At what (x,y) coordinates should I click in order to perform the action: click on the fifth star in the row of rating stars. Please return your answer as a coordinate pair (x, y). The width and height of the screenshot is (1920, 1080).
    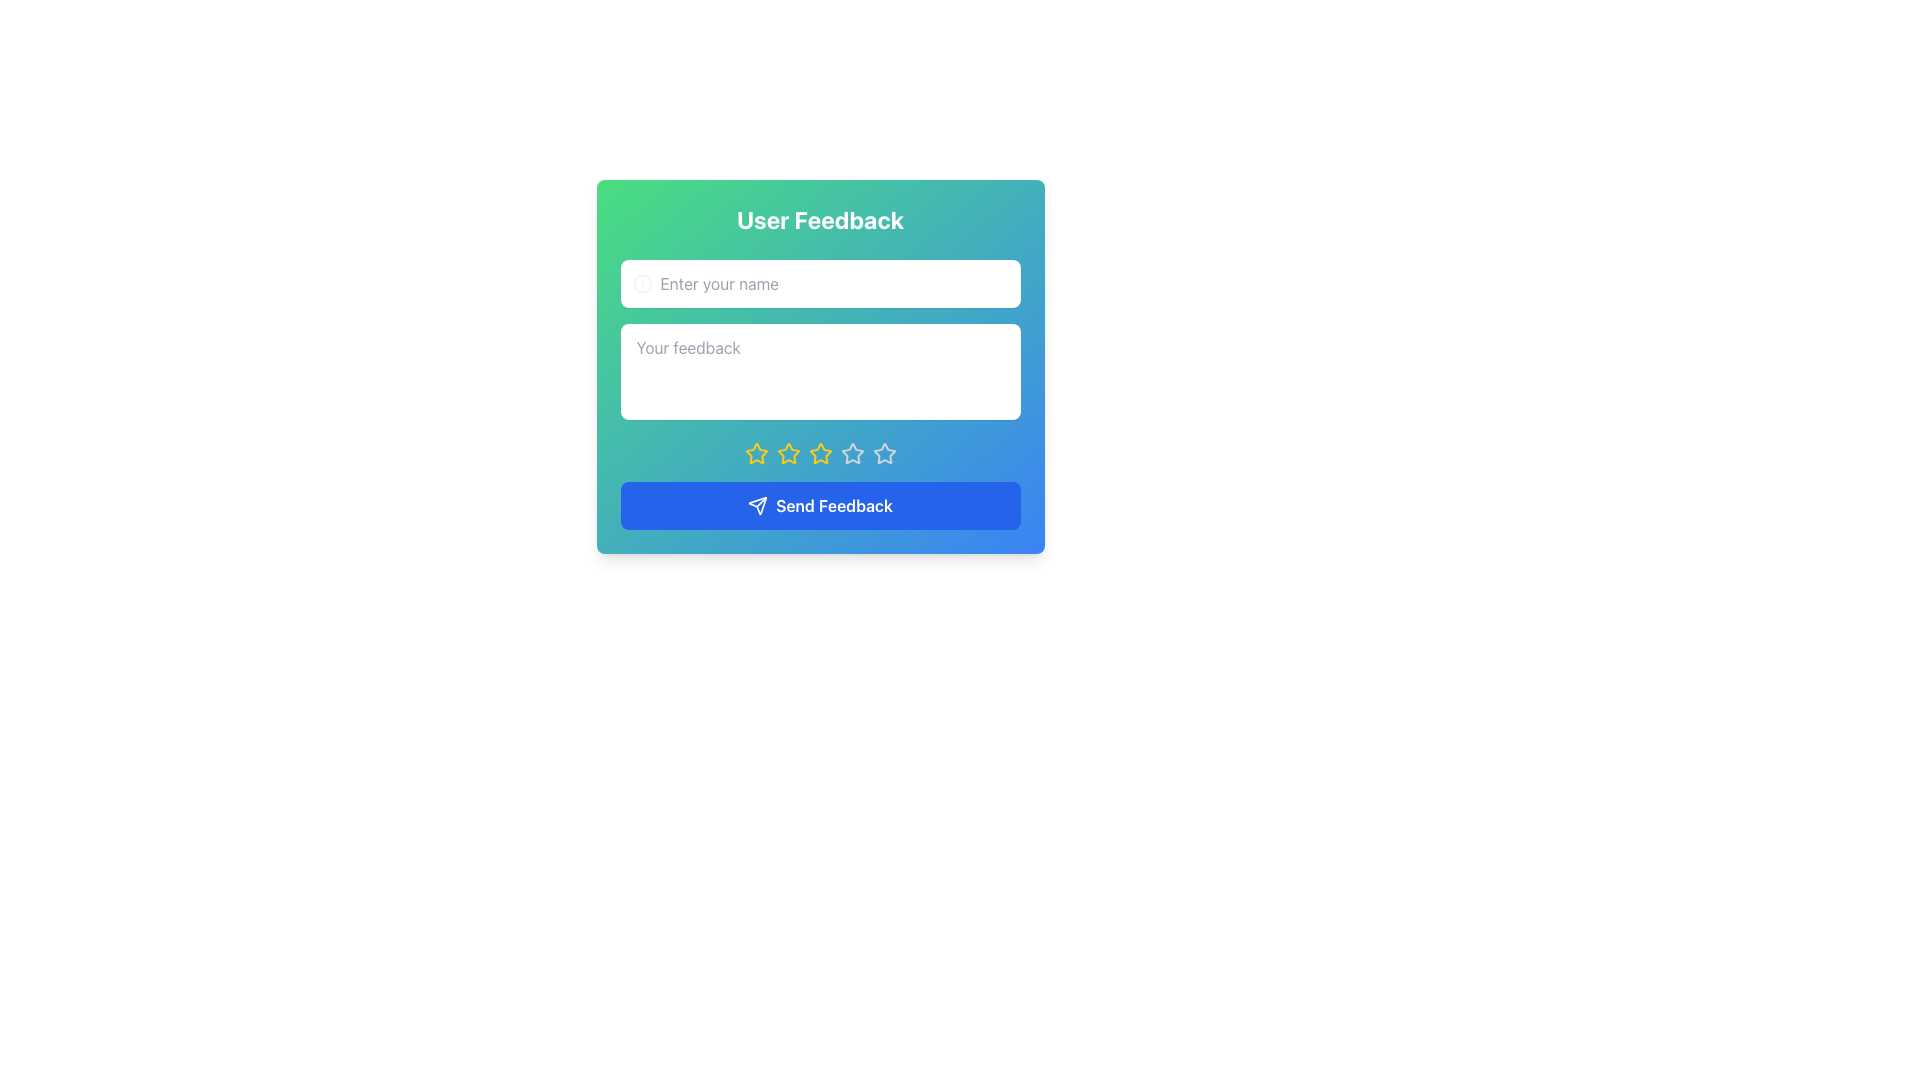
    Looking at the image, I should click on (883, 454).